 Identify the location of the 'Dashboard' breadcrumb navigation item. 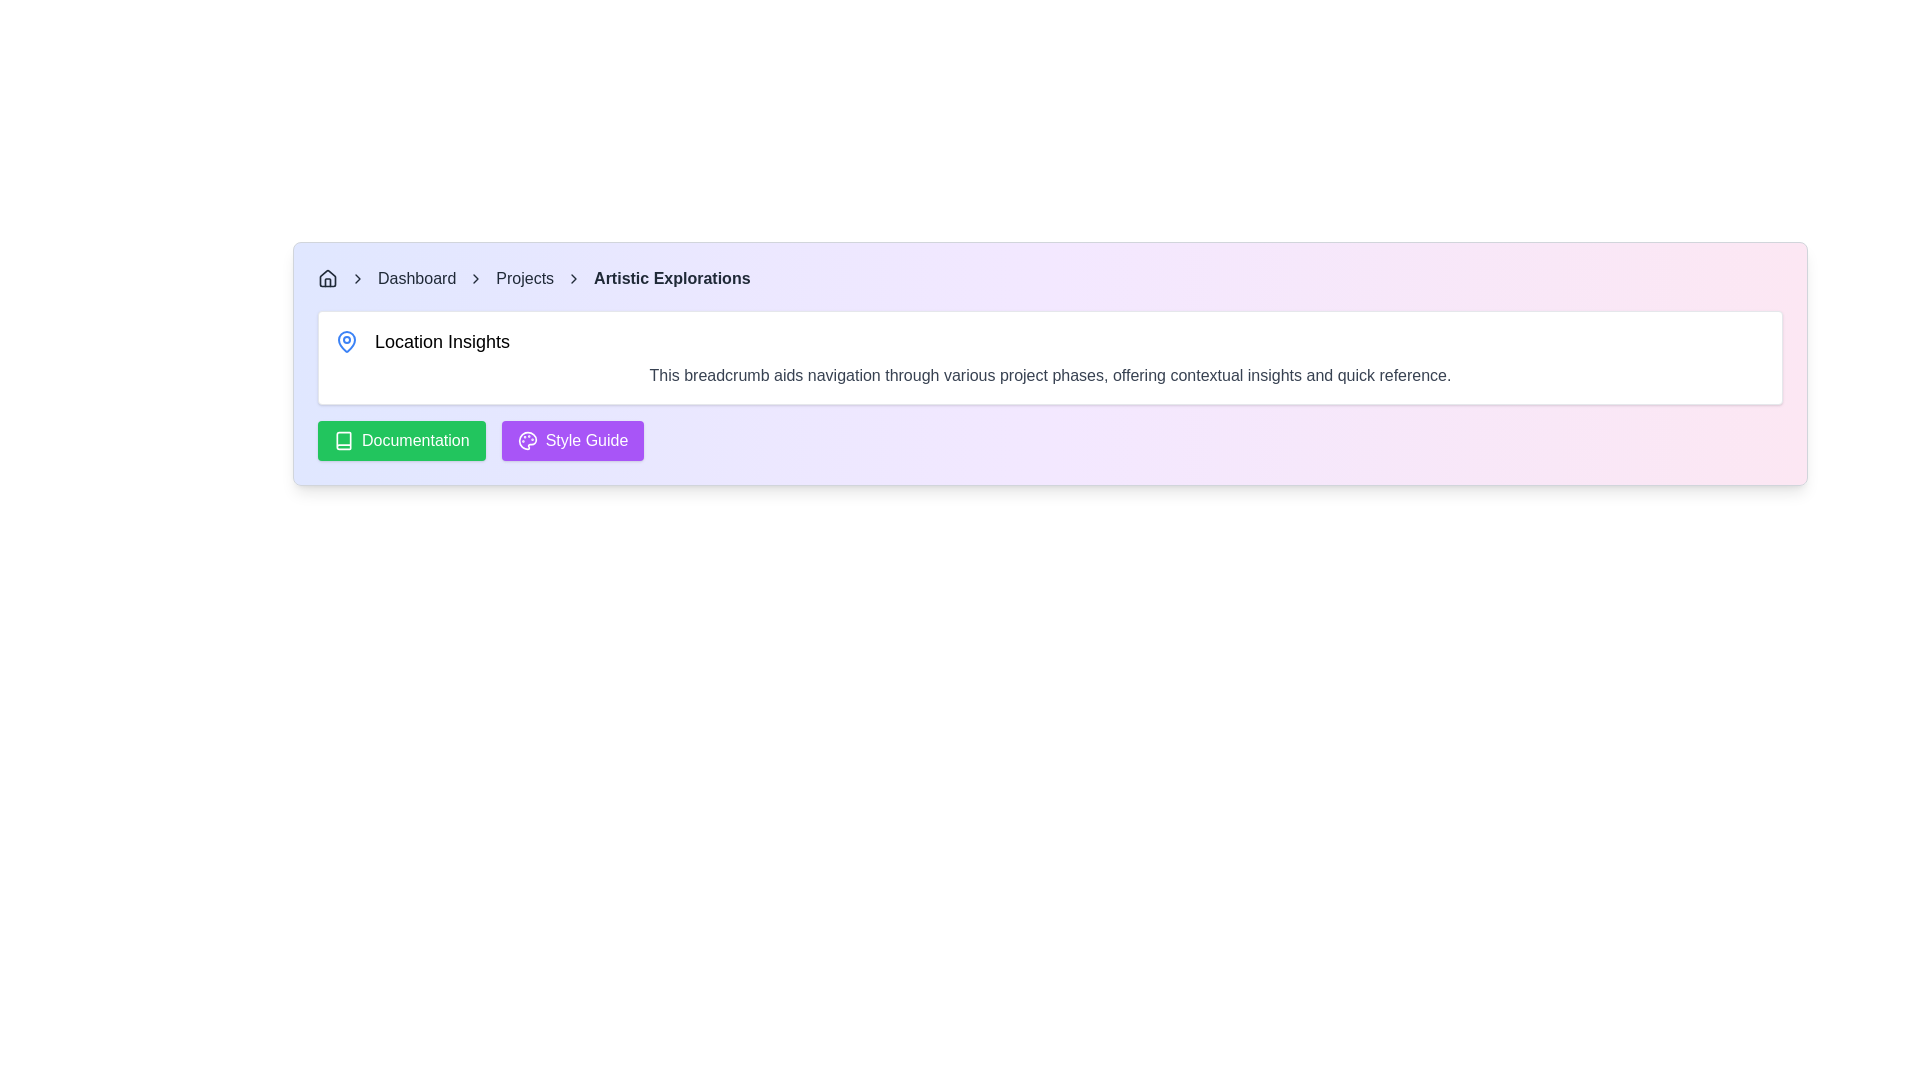
(416, 278).